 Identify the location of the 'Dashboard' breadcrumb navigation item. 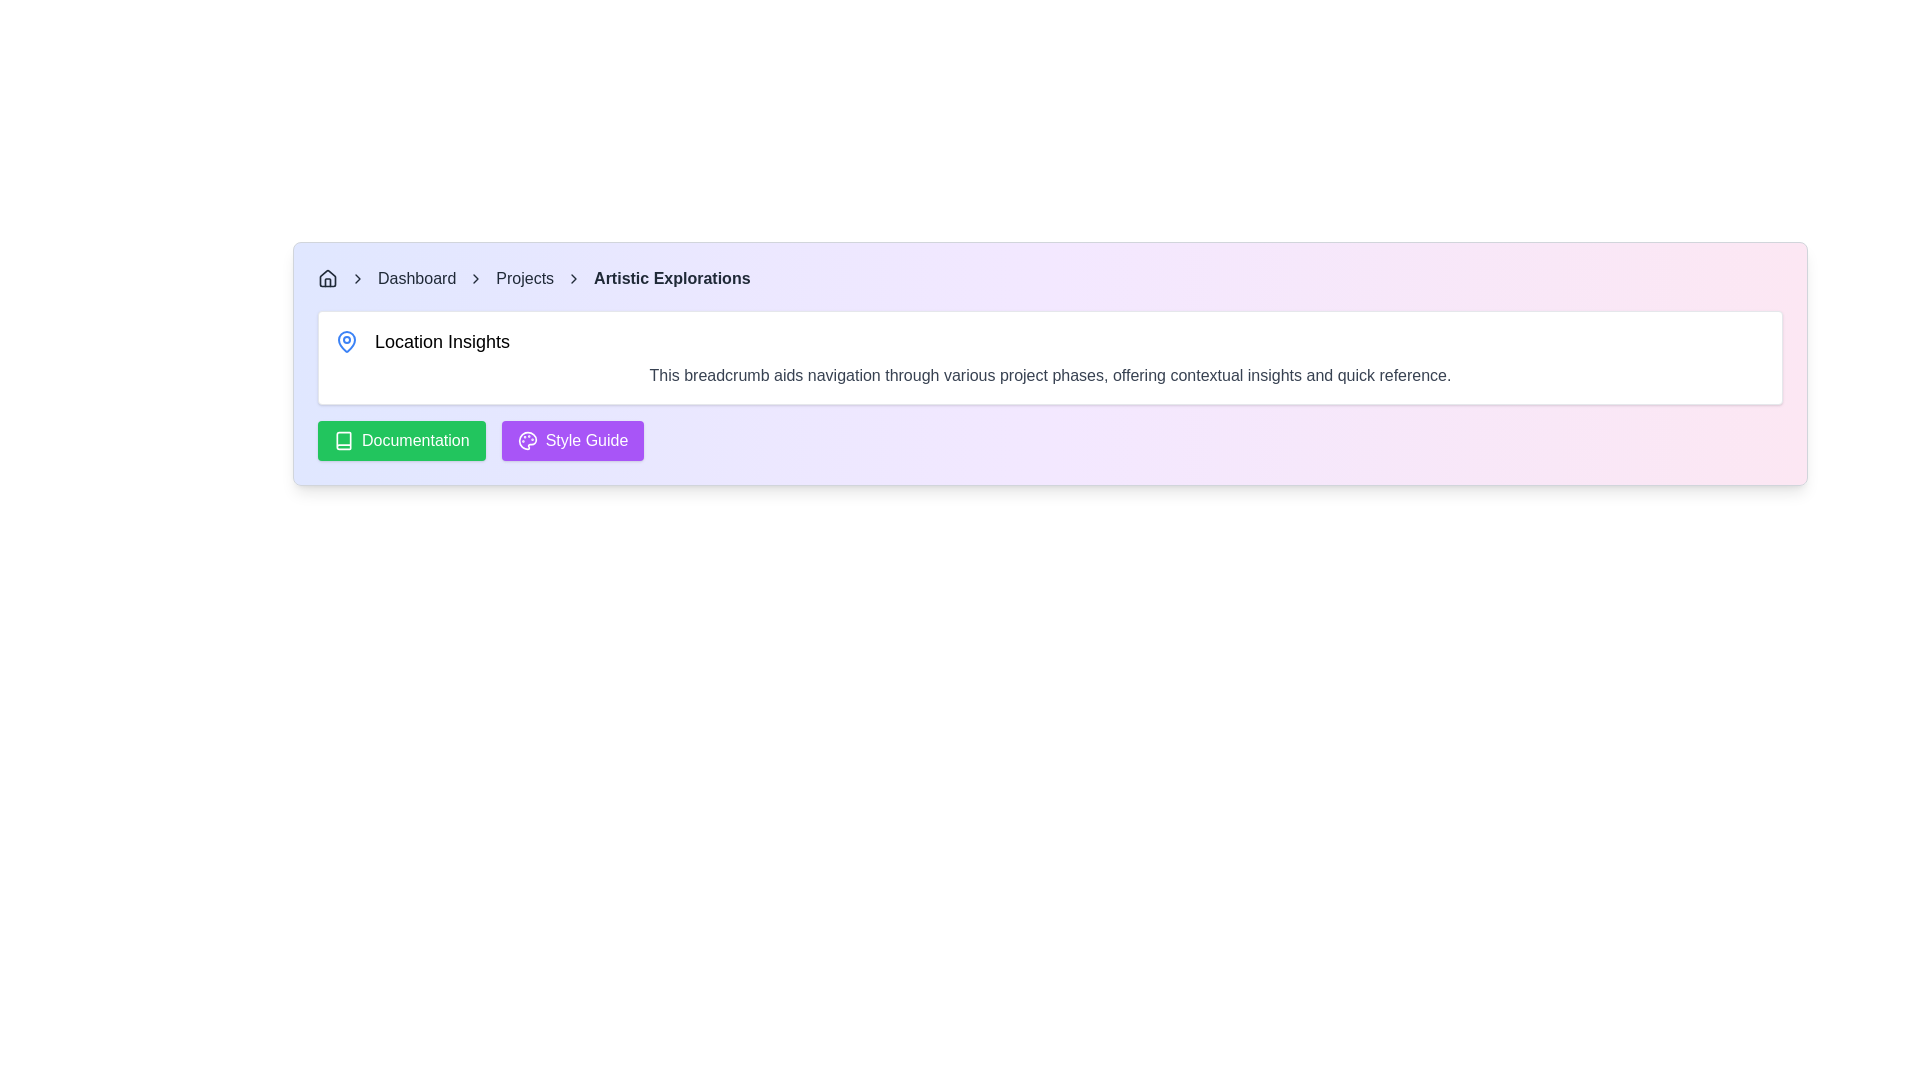
(416, 278).